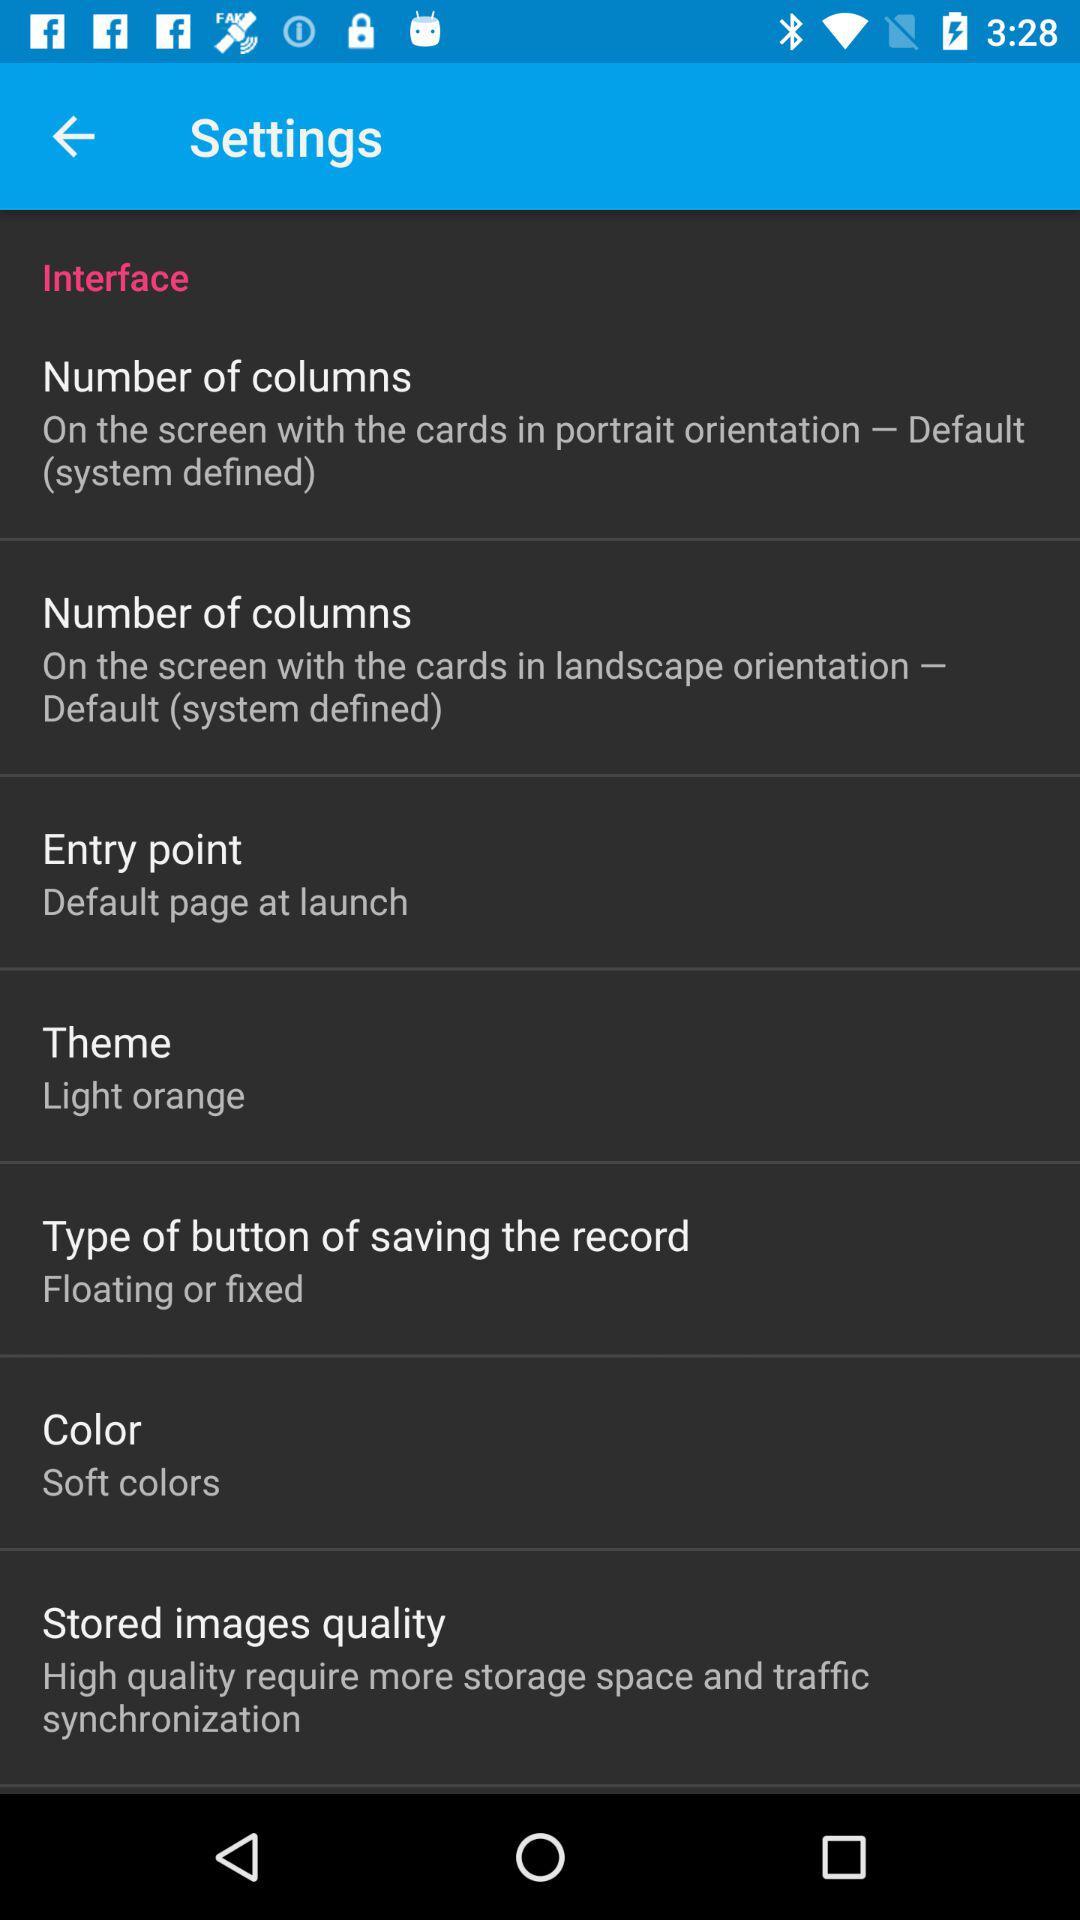  I want to click on icon above light orange, so click(106, 1040).